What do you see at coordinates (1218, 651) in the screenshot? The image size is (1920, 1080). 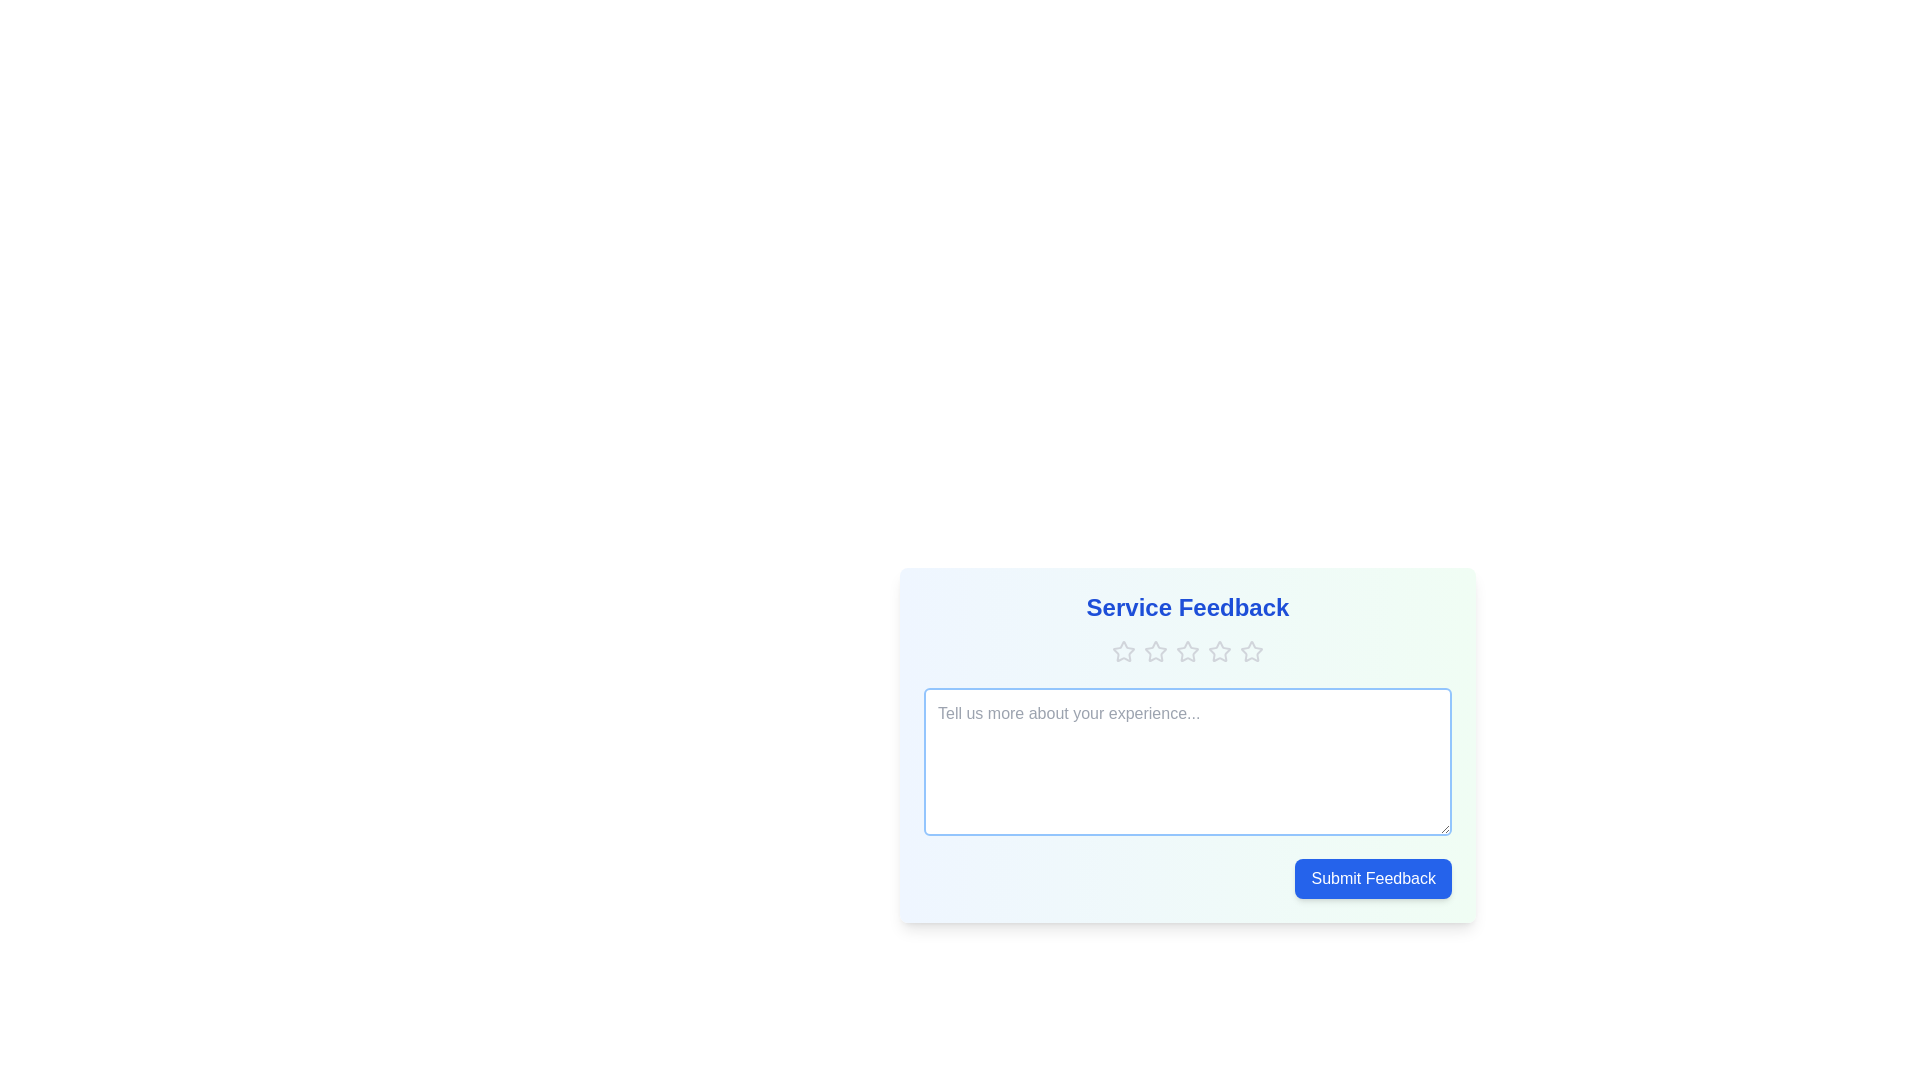 I see `the star corresponding to the desired rating 4` at bounding box center [1218, 651].